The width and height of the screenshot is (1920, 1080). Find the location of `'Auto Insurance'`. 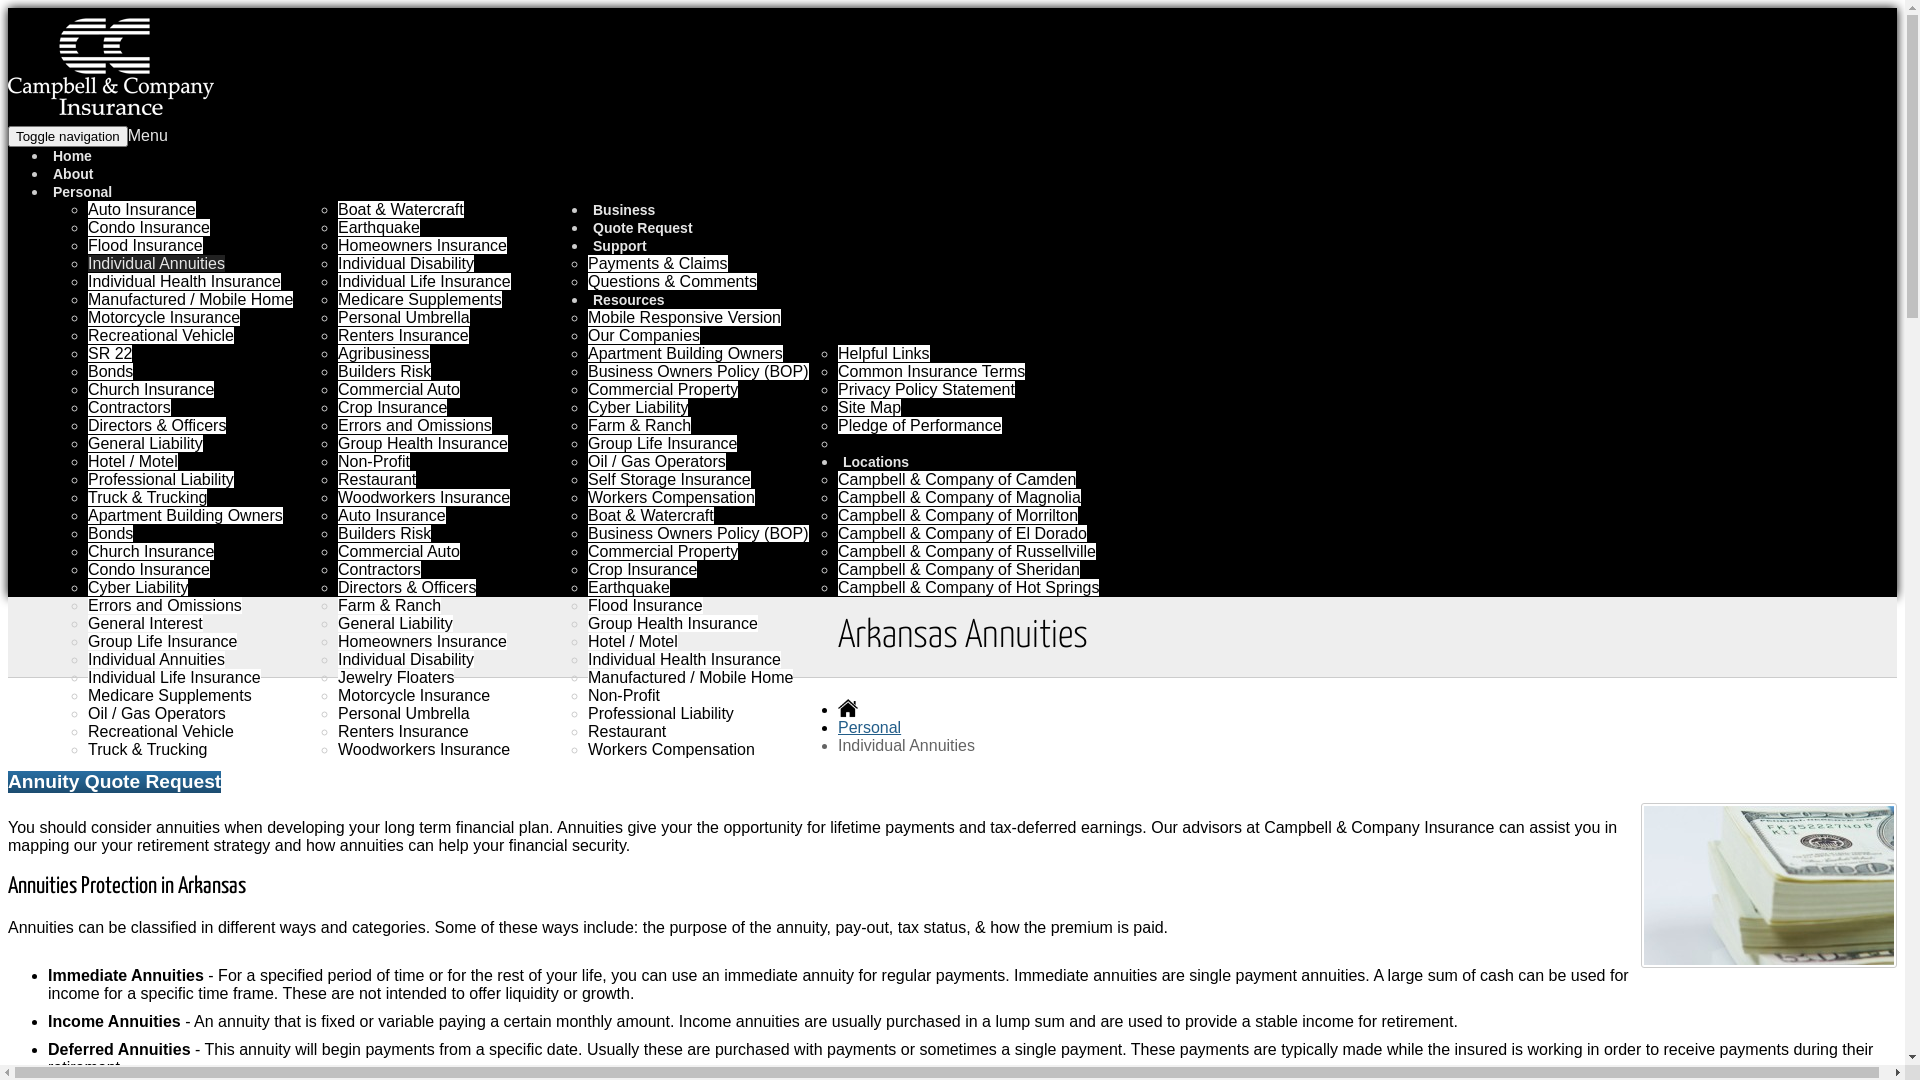

'Auto Insurance' is located at coordinates (392, 514).